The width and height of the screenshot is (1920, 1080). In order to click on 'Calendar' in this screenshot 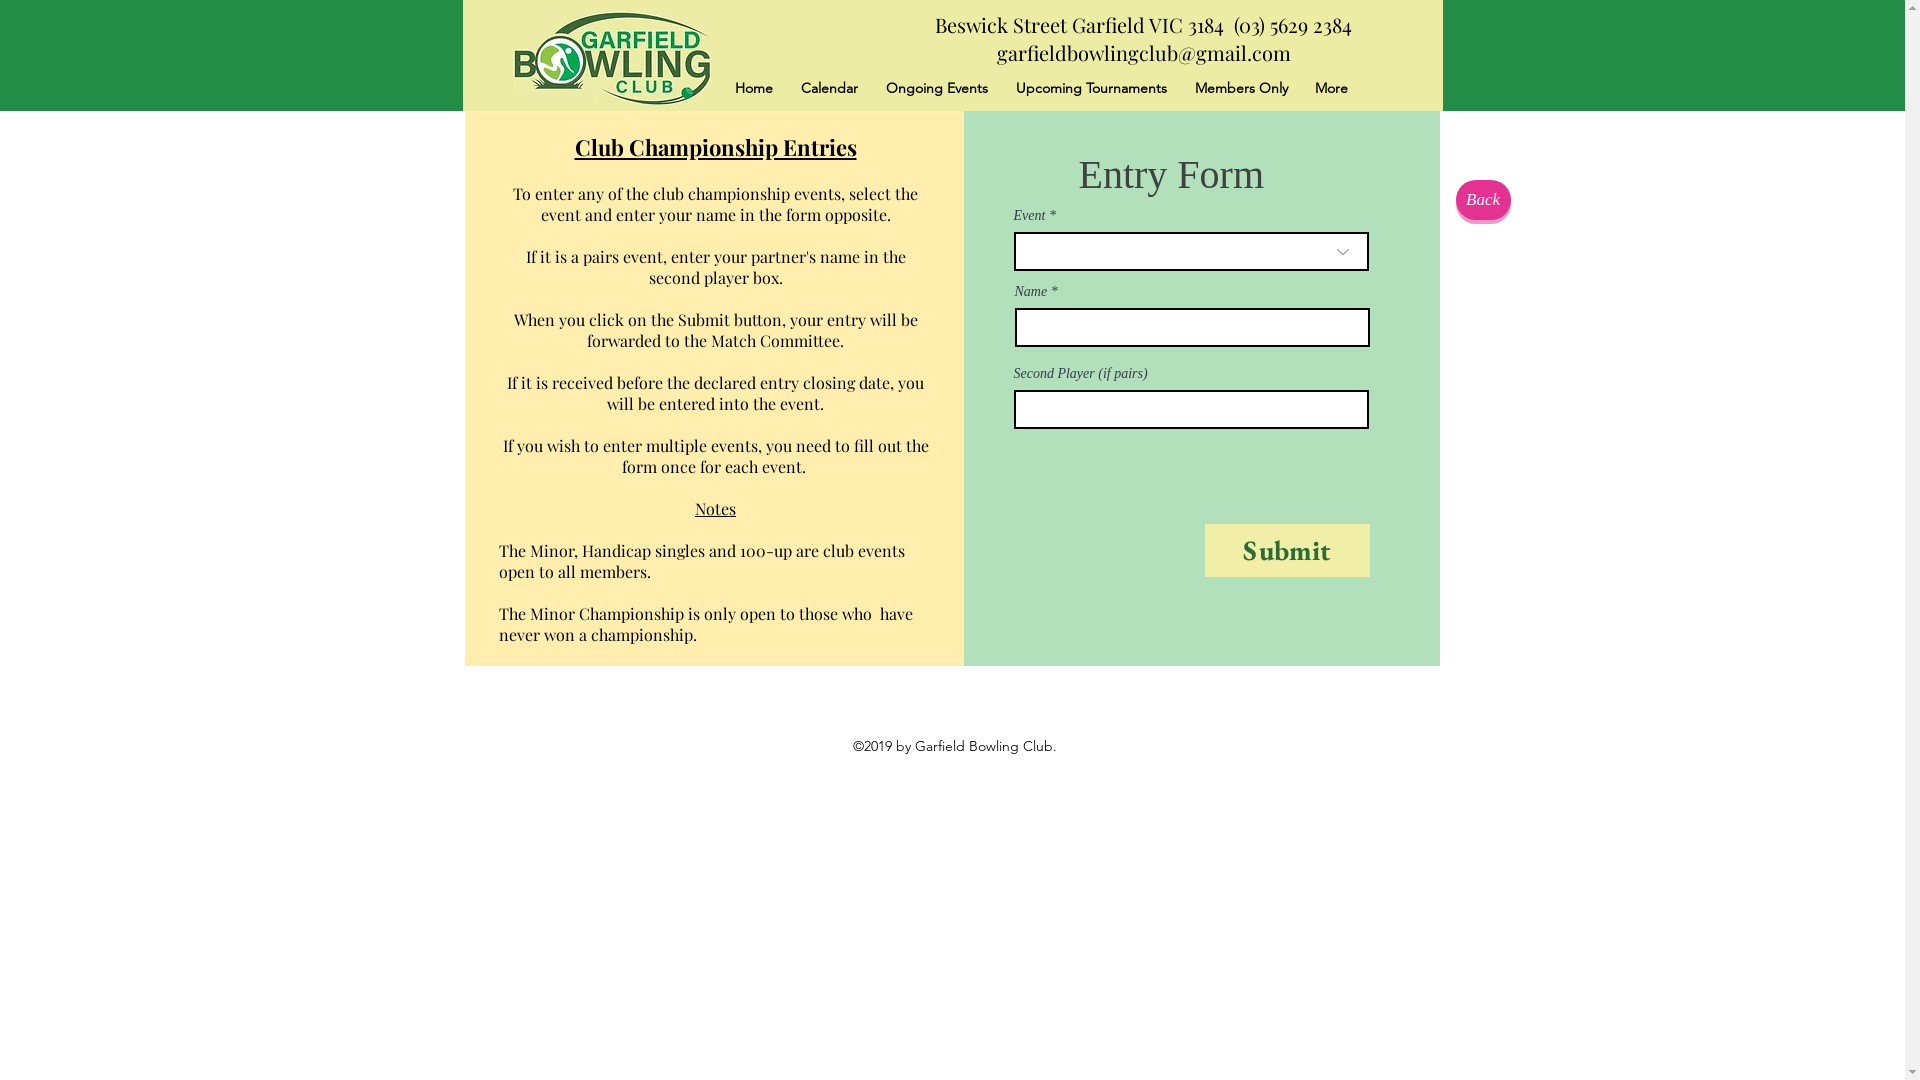, I will do `click(785, 87)`.